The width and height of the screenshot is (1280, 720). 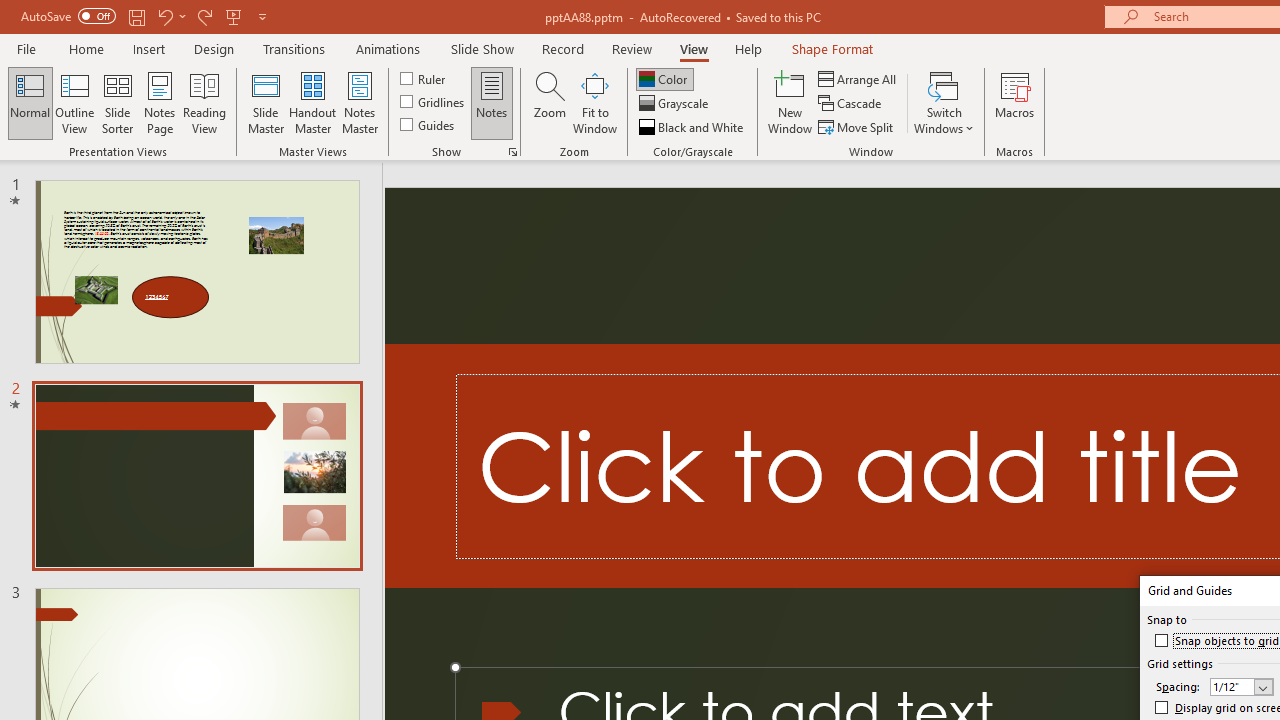 I want to click on 'Cascade', so click(x=851, y=103).